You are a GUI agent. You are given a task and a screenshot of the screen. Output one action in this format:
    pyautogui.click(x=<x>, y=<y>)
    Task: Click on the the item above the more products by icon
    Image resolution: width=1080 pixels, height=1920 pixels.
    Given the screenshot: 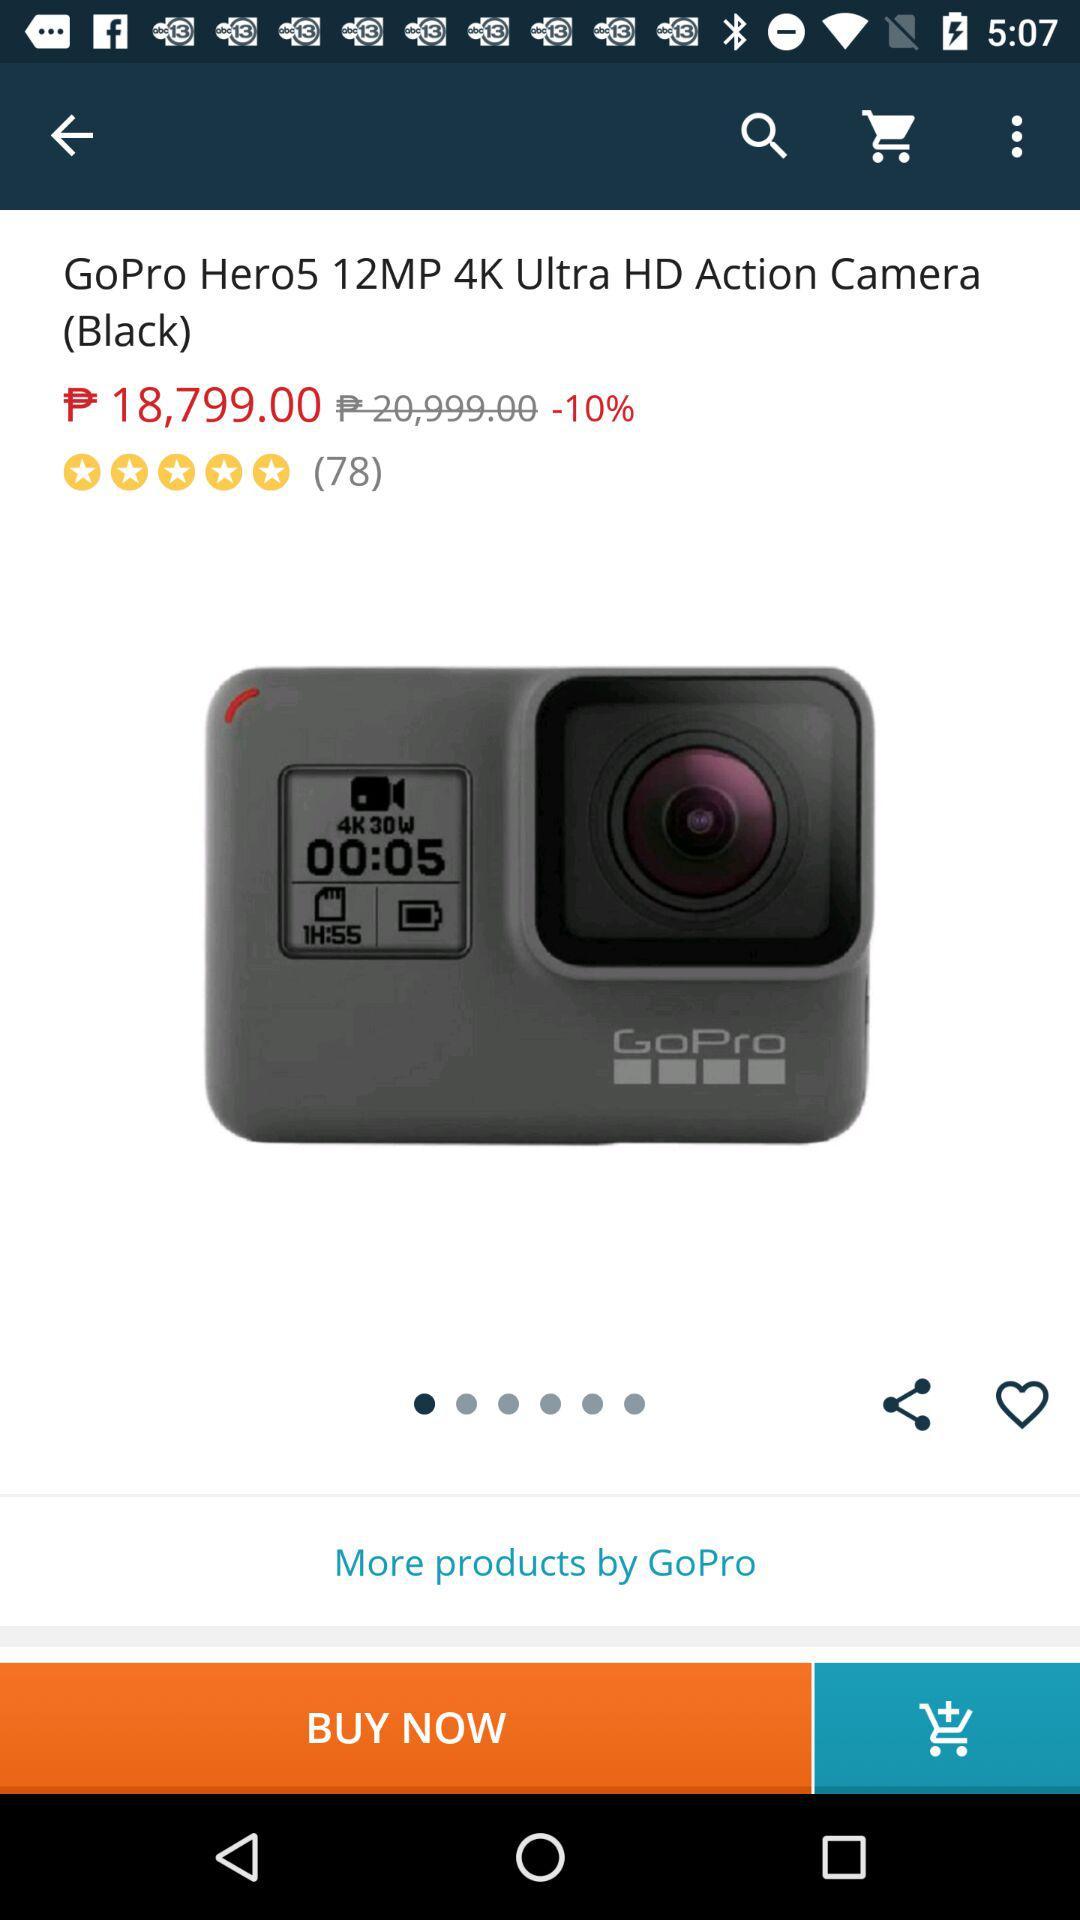 What is the action you would take?
    pyautogui.click(x=1022, y=1403)
    